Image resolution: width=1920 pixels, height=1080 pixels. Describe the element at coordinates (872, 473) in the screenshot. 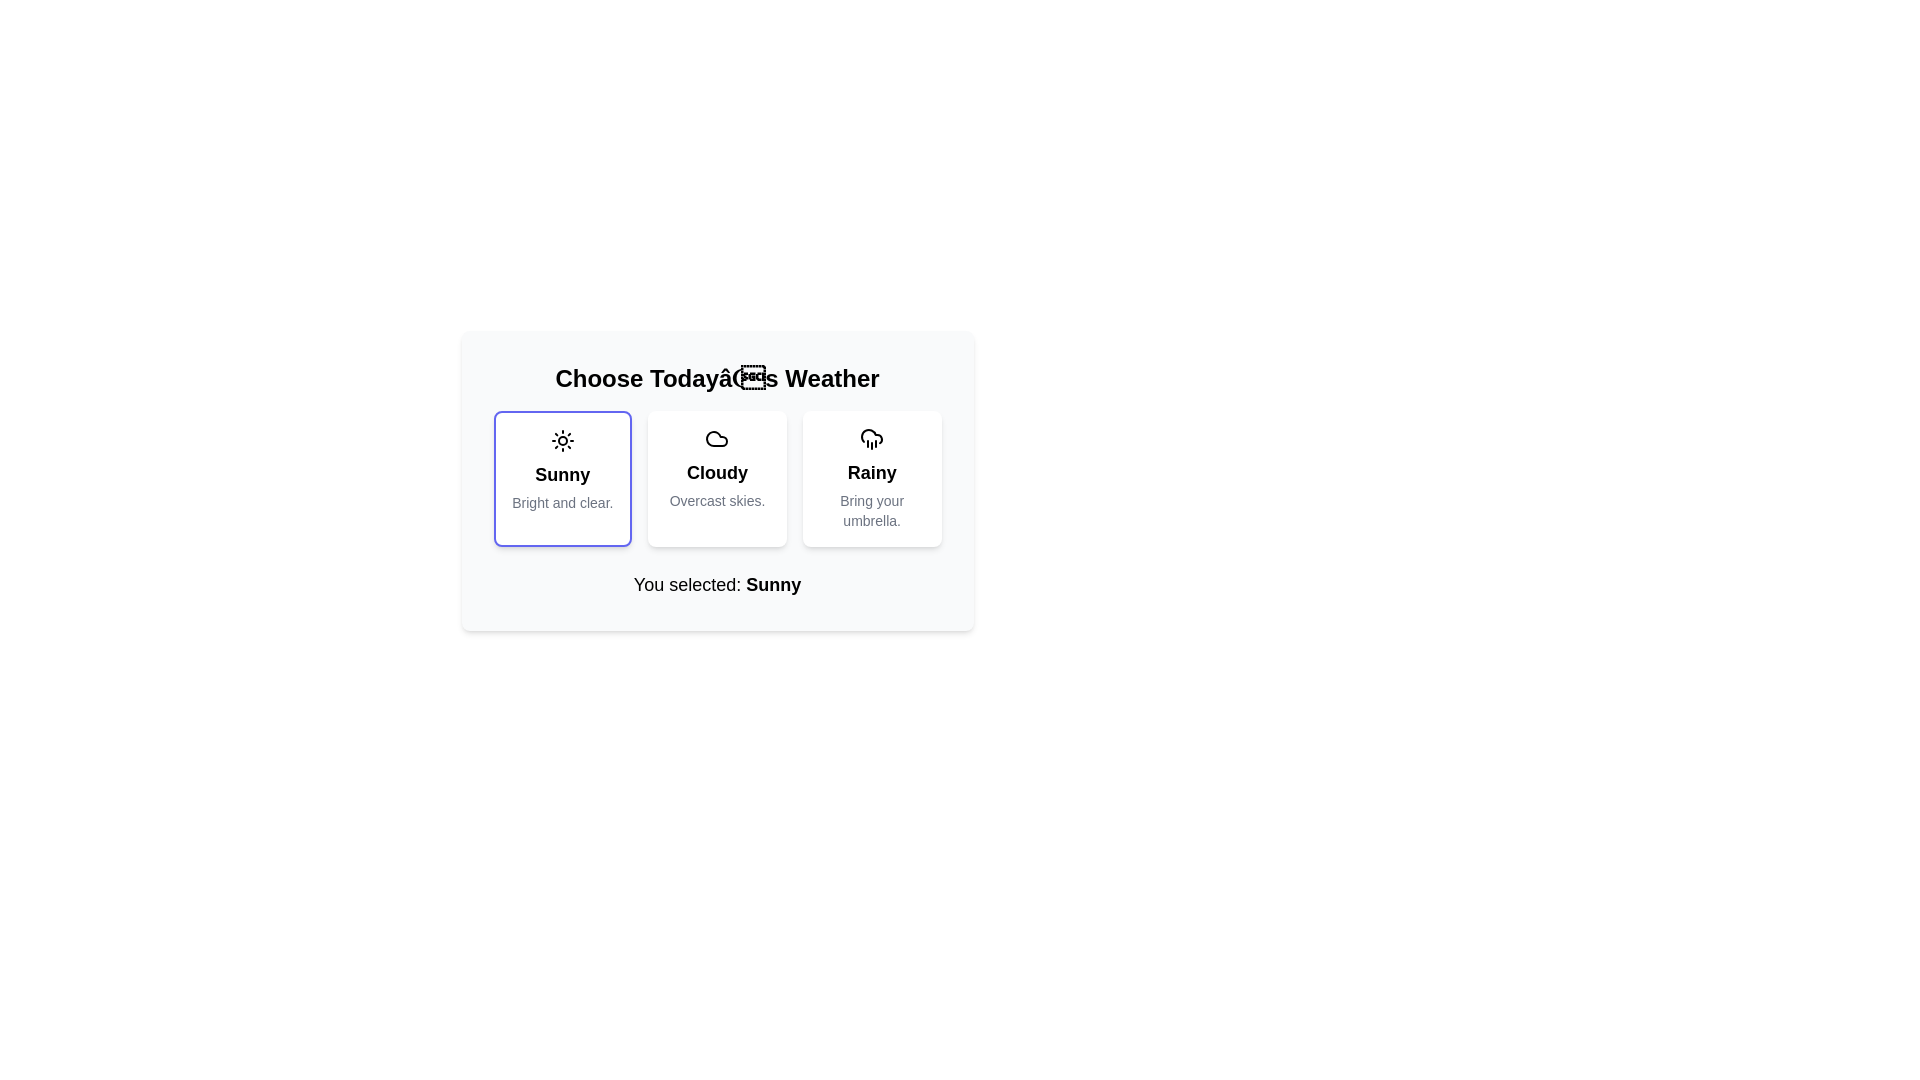

I see `the bold text label displaying 'Rainy'` at that location.